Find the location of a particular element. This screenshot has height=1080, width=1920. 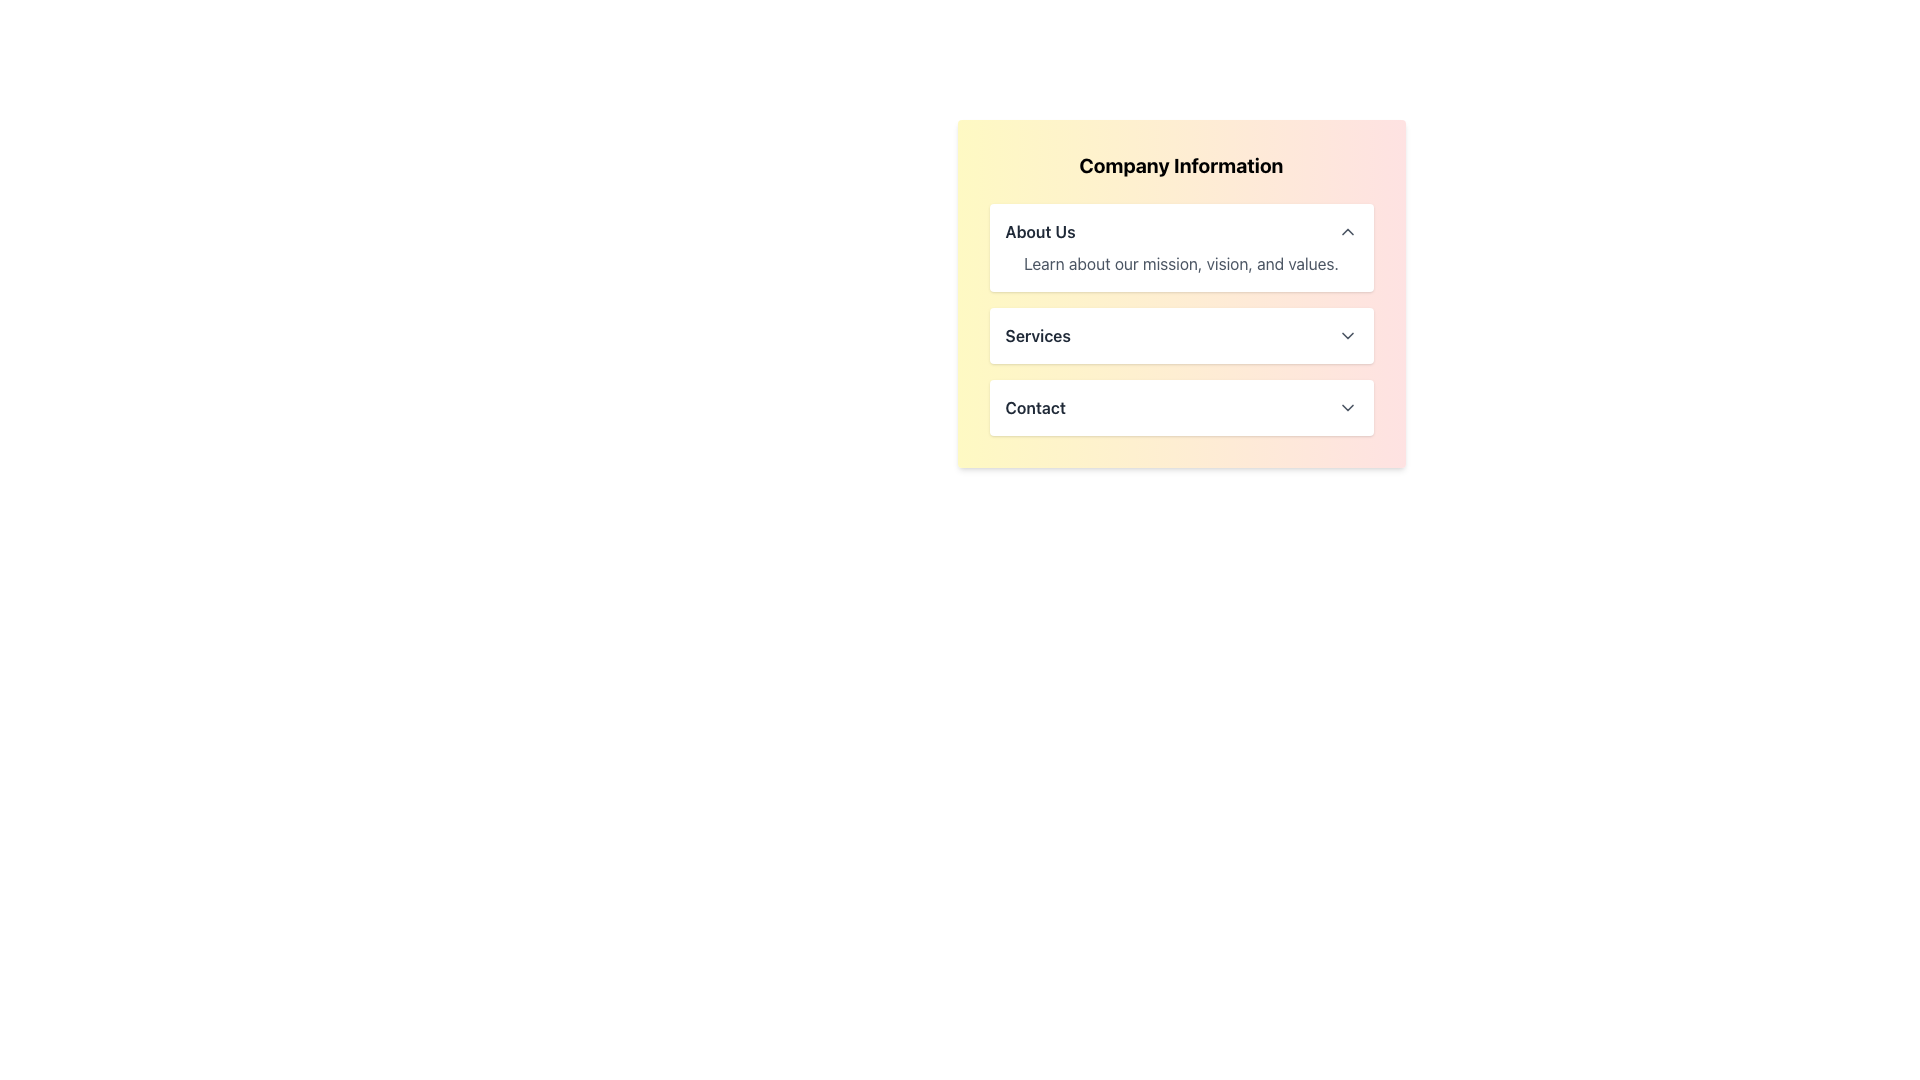

the Chevron icon located to the right of the 'About Us' header is located at coordinates (1347, 230).